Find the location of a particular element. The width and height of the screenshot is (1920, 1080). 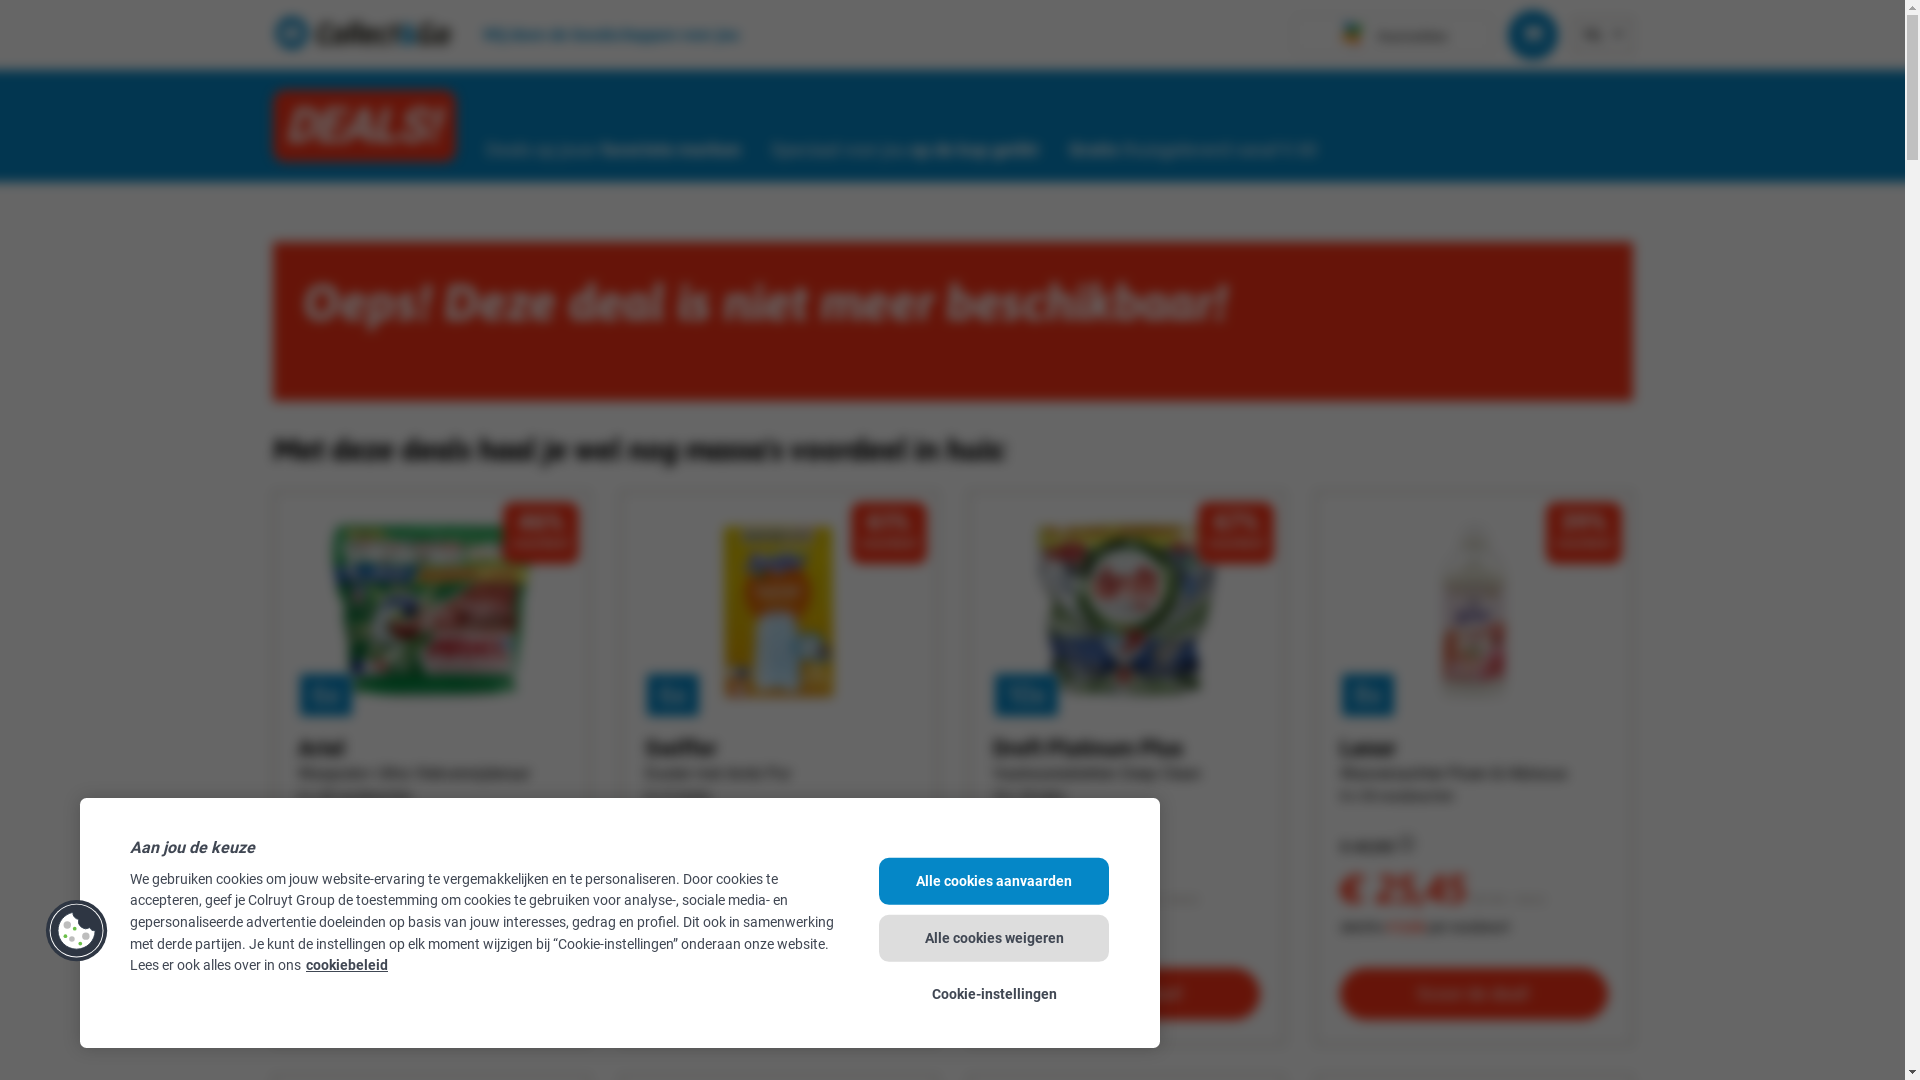

'Scoor de deal!' is located at coordinates (1473, 994).